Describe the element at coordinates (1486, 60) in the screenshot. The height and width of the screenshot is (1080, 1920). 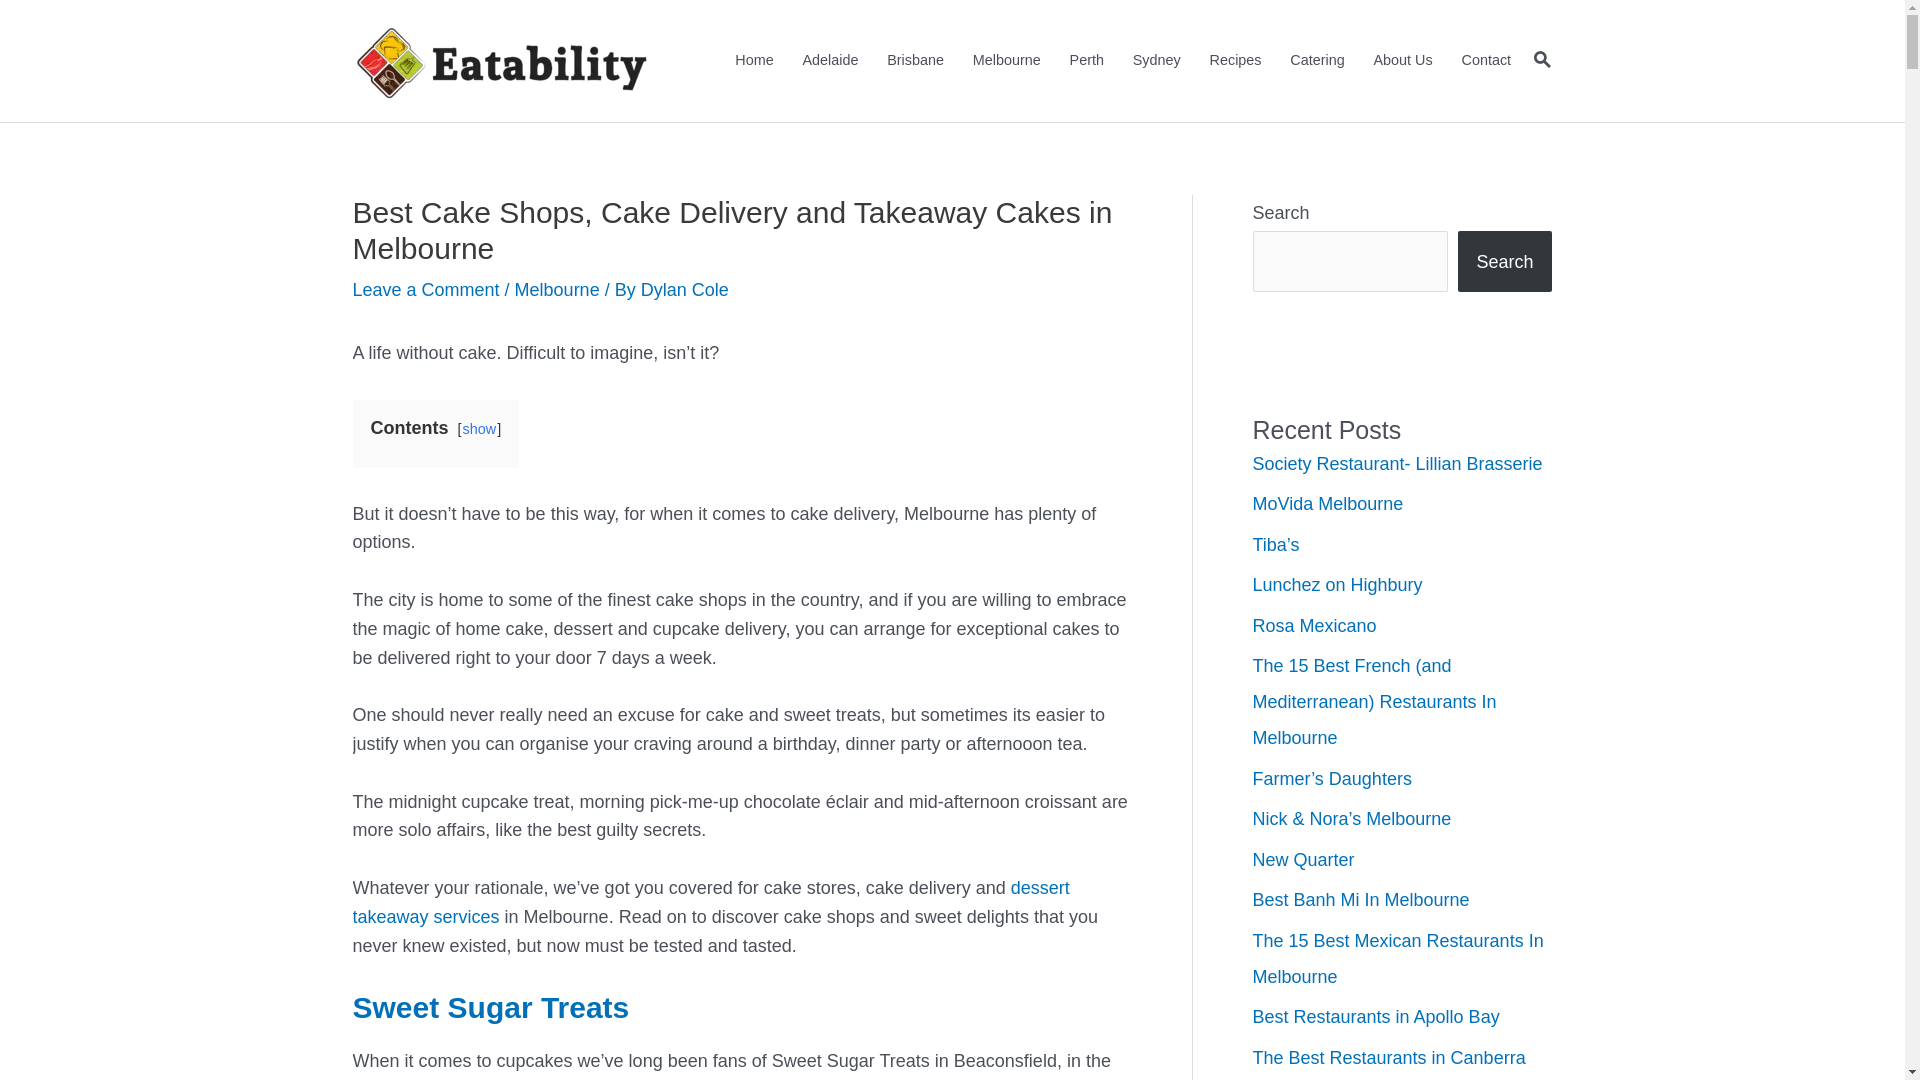
I see `'Contact'` at that location.